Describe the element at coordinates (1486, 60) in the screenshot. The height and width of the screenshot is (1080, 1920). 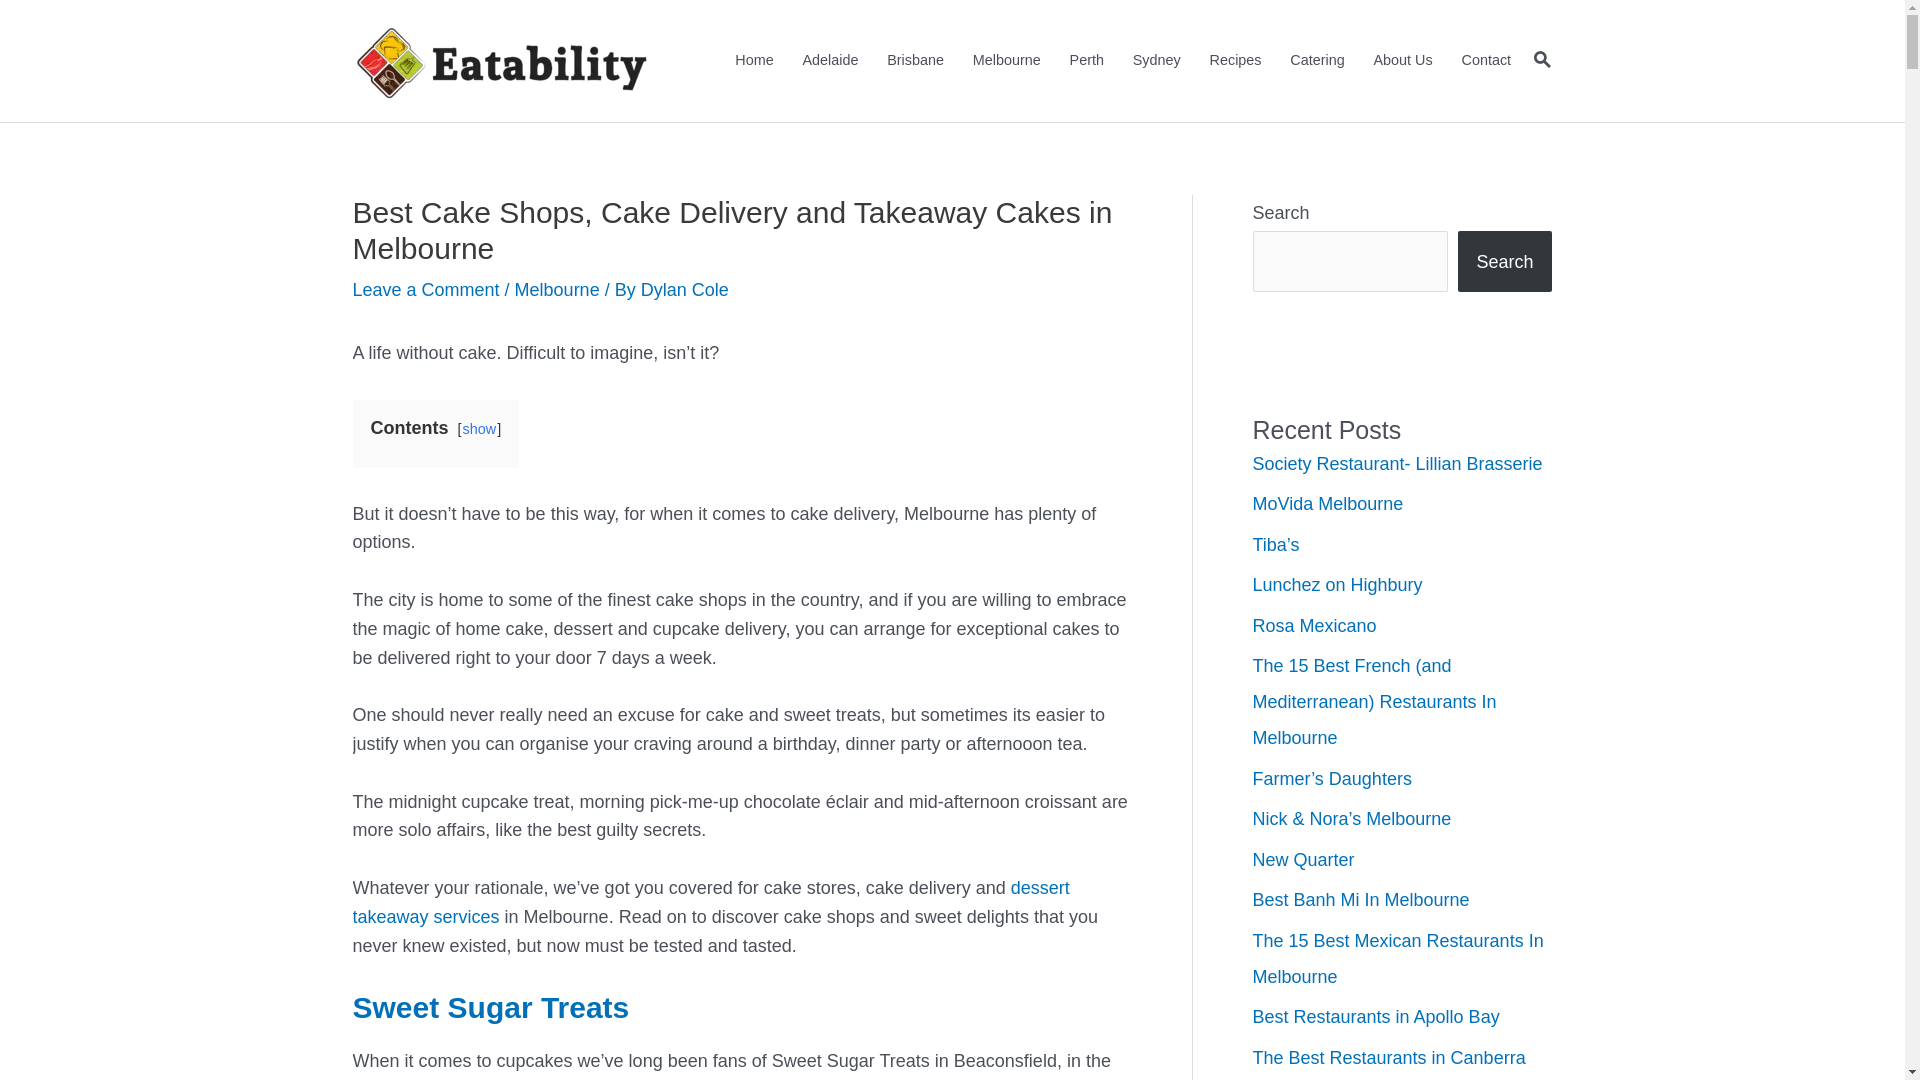
I see `'Contact'` at that location.